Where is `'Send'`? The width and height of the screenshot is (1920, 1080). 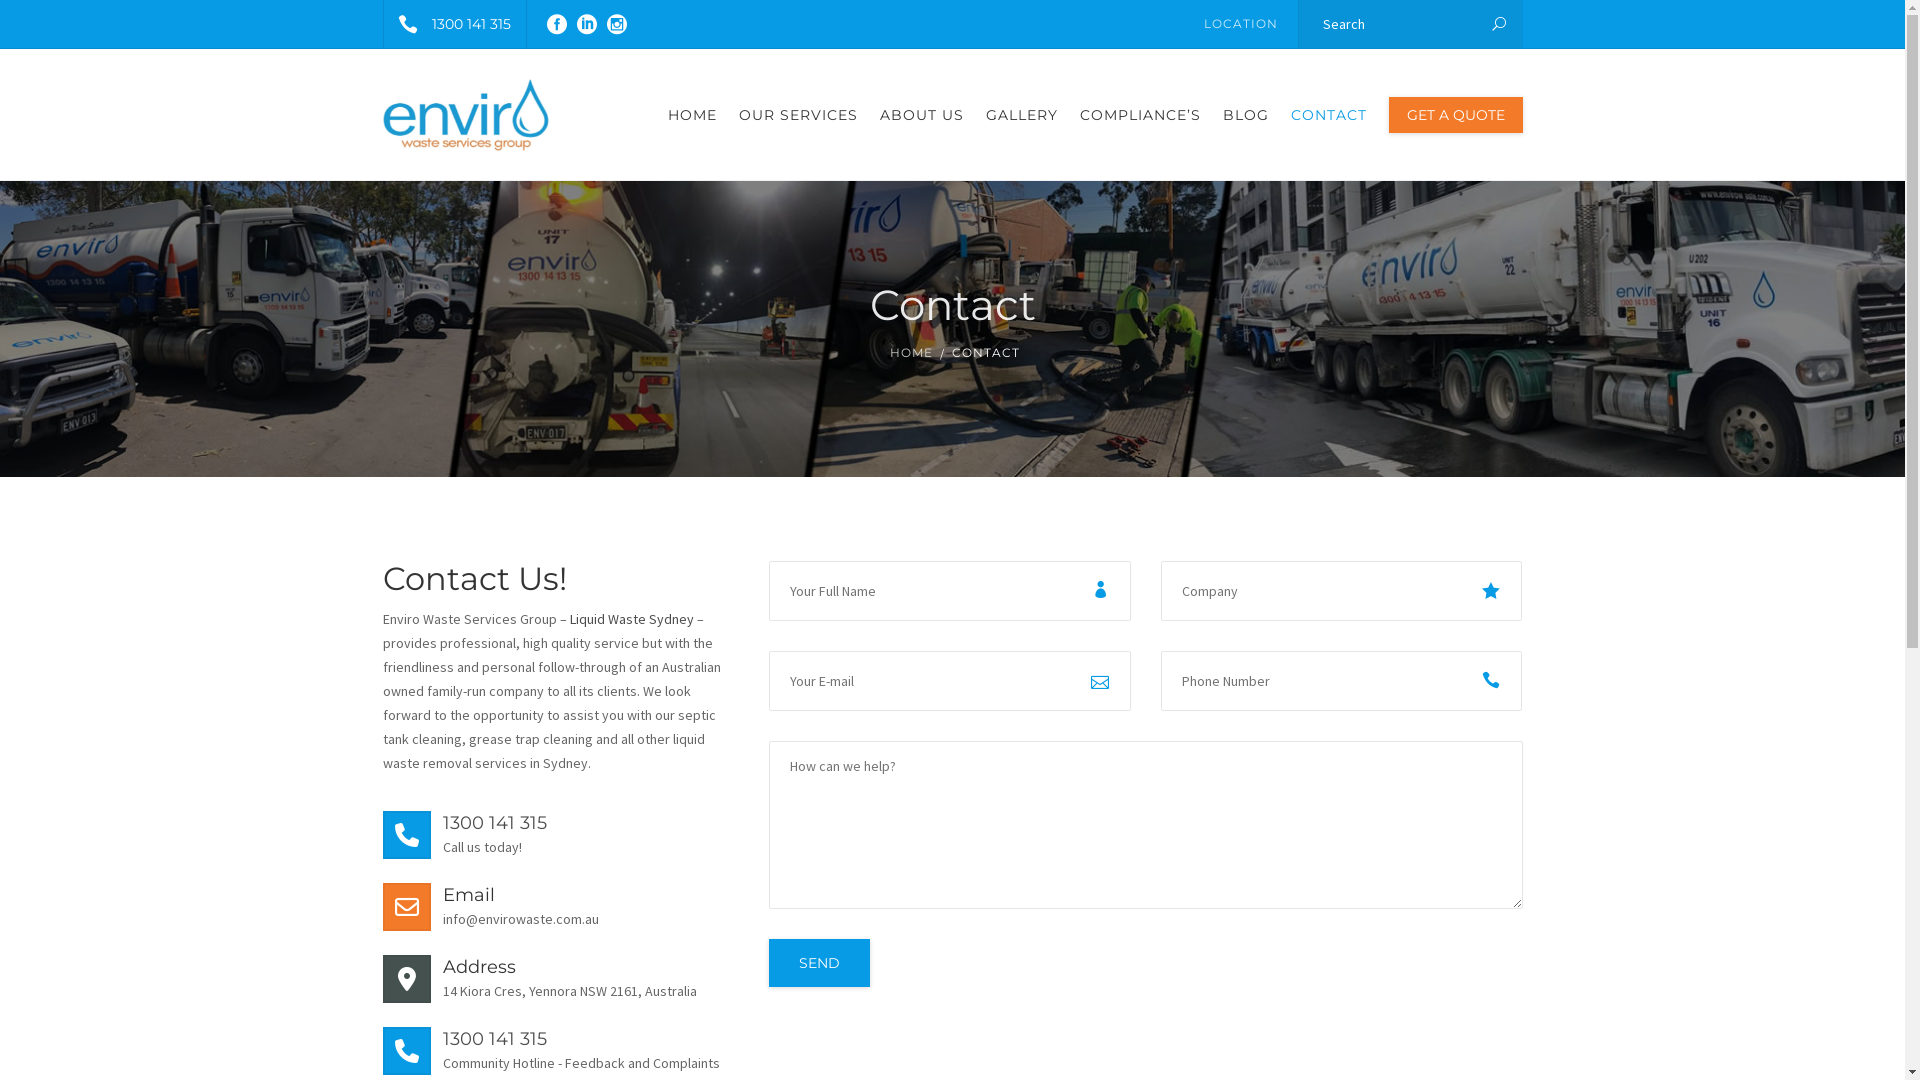
'Send' is located at coordinates (819, 962).